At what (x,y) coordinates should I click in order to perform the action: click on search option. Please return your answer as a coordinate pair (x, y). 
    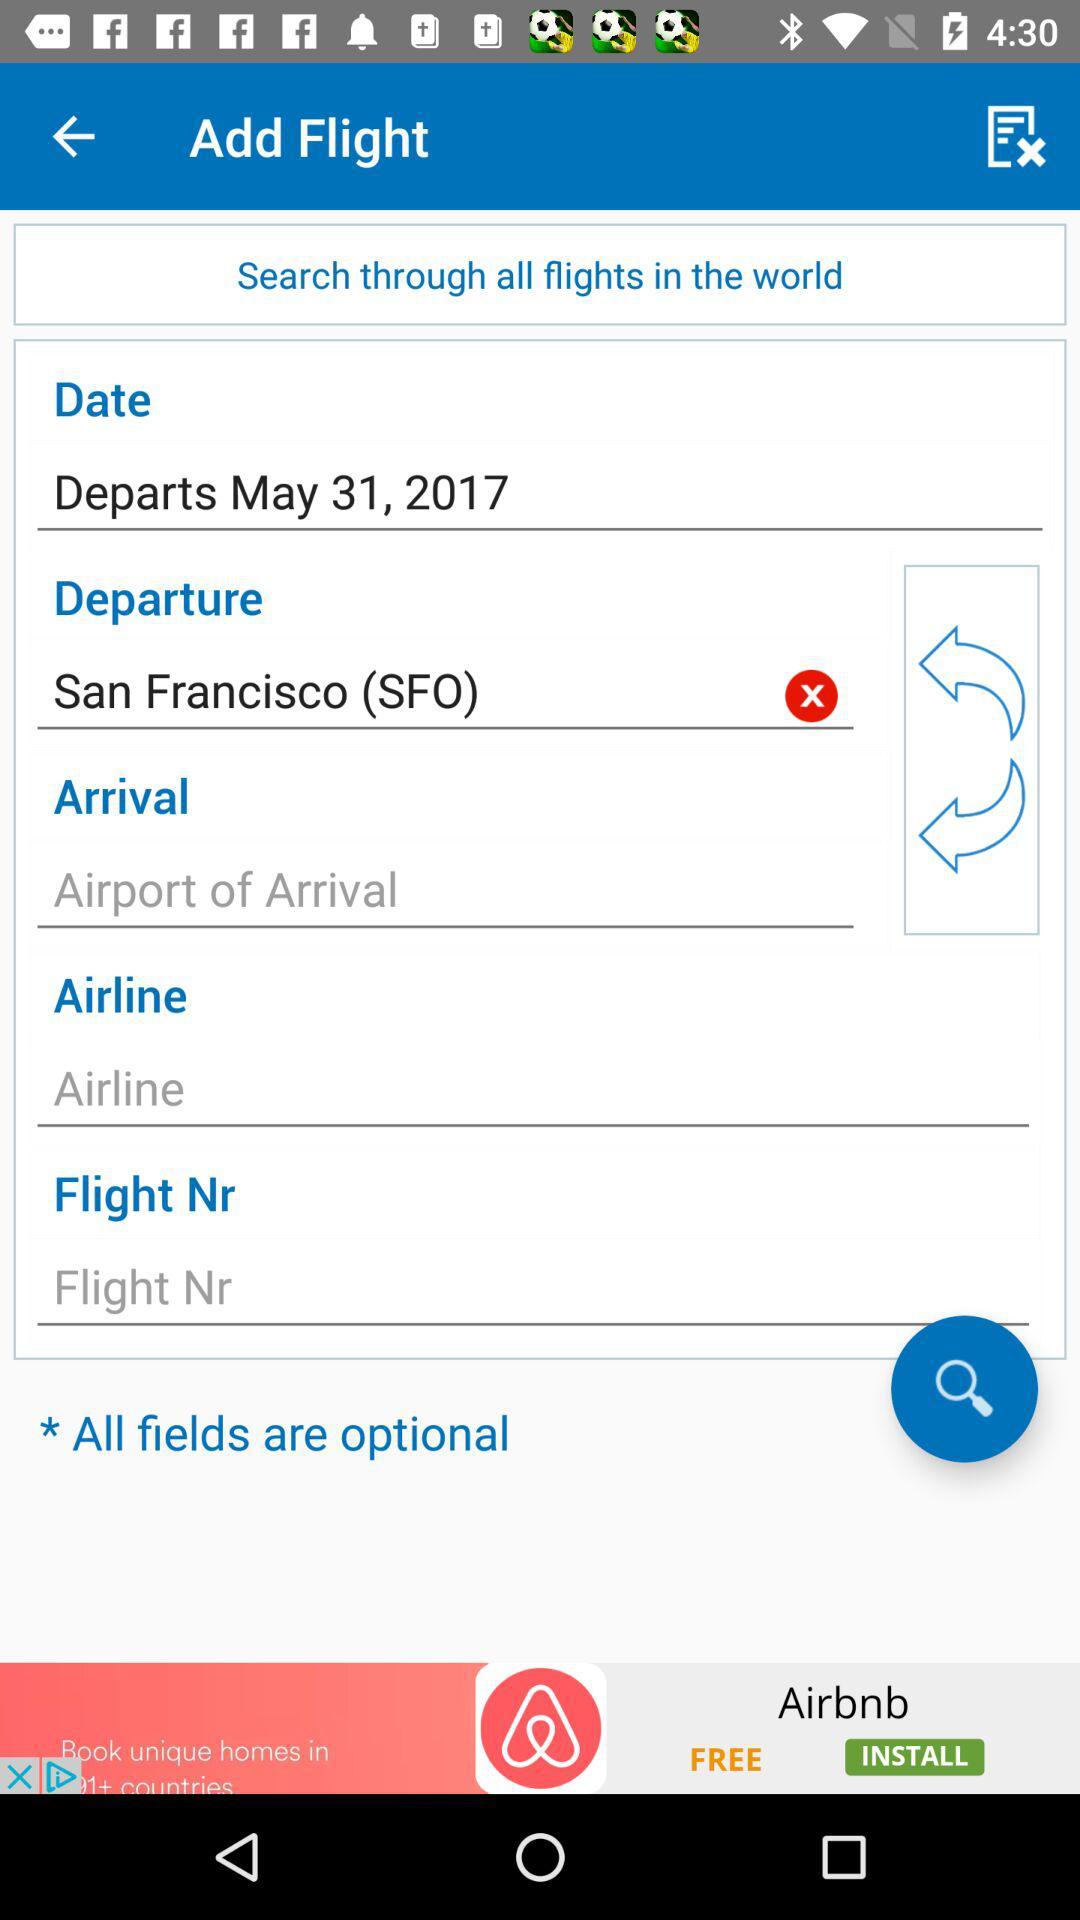
    Looking at the image, I should click on (963, 1387).